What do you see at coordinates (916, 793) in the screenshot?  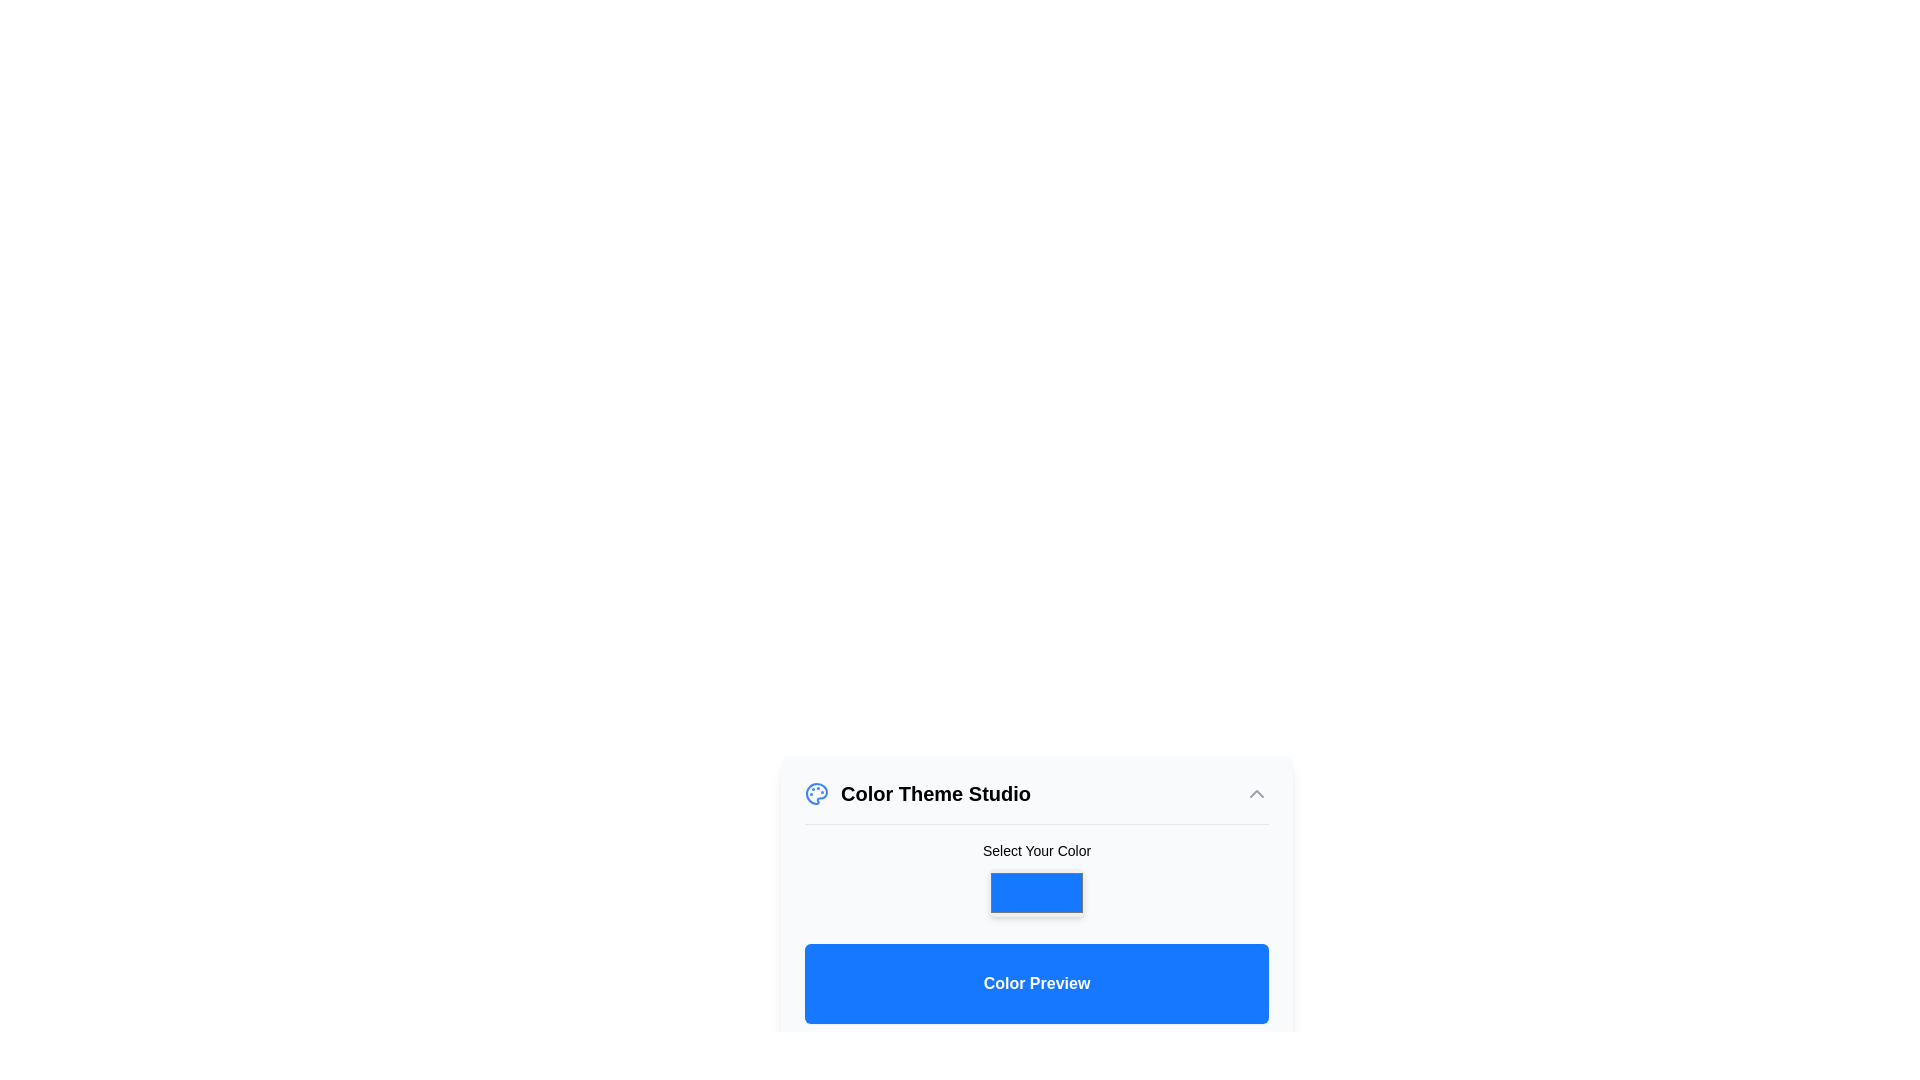 I see `the static text label representing the 'Color Theme Studio', located above the 'Toggle Panel' icon` at bounding box center [916, 793].